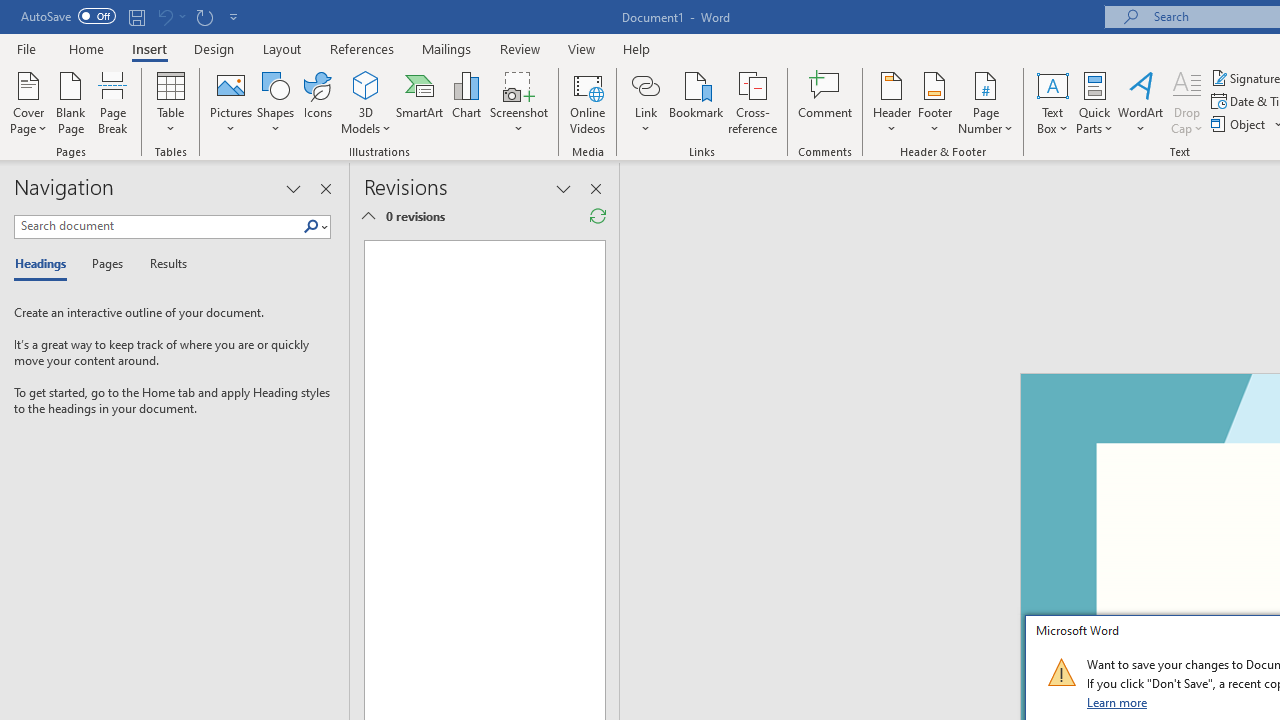 The width and height of the screenshot is (1280, 720). What do you see at coordinates (418, 103) in the screenshot?
I see `'SmartArt...'` at bounding box center [418, 103].